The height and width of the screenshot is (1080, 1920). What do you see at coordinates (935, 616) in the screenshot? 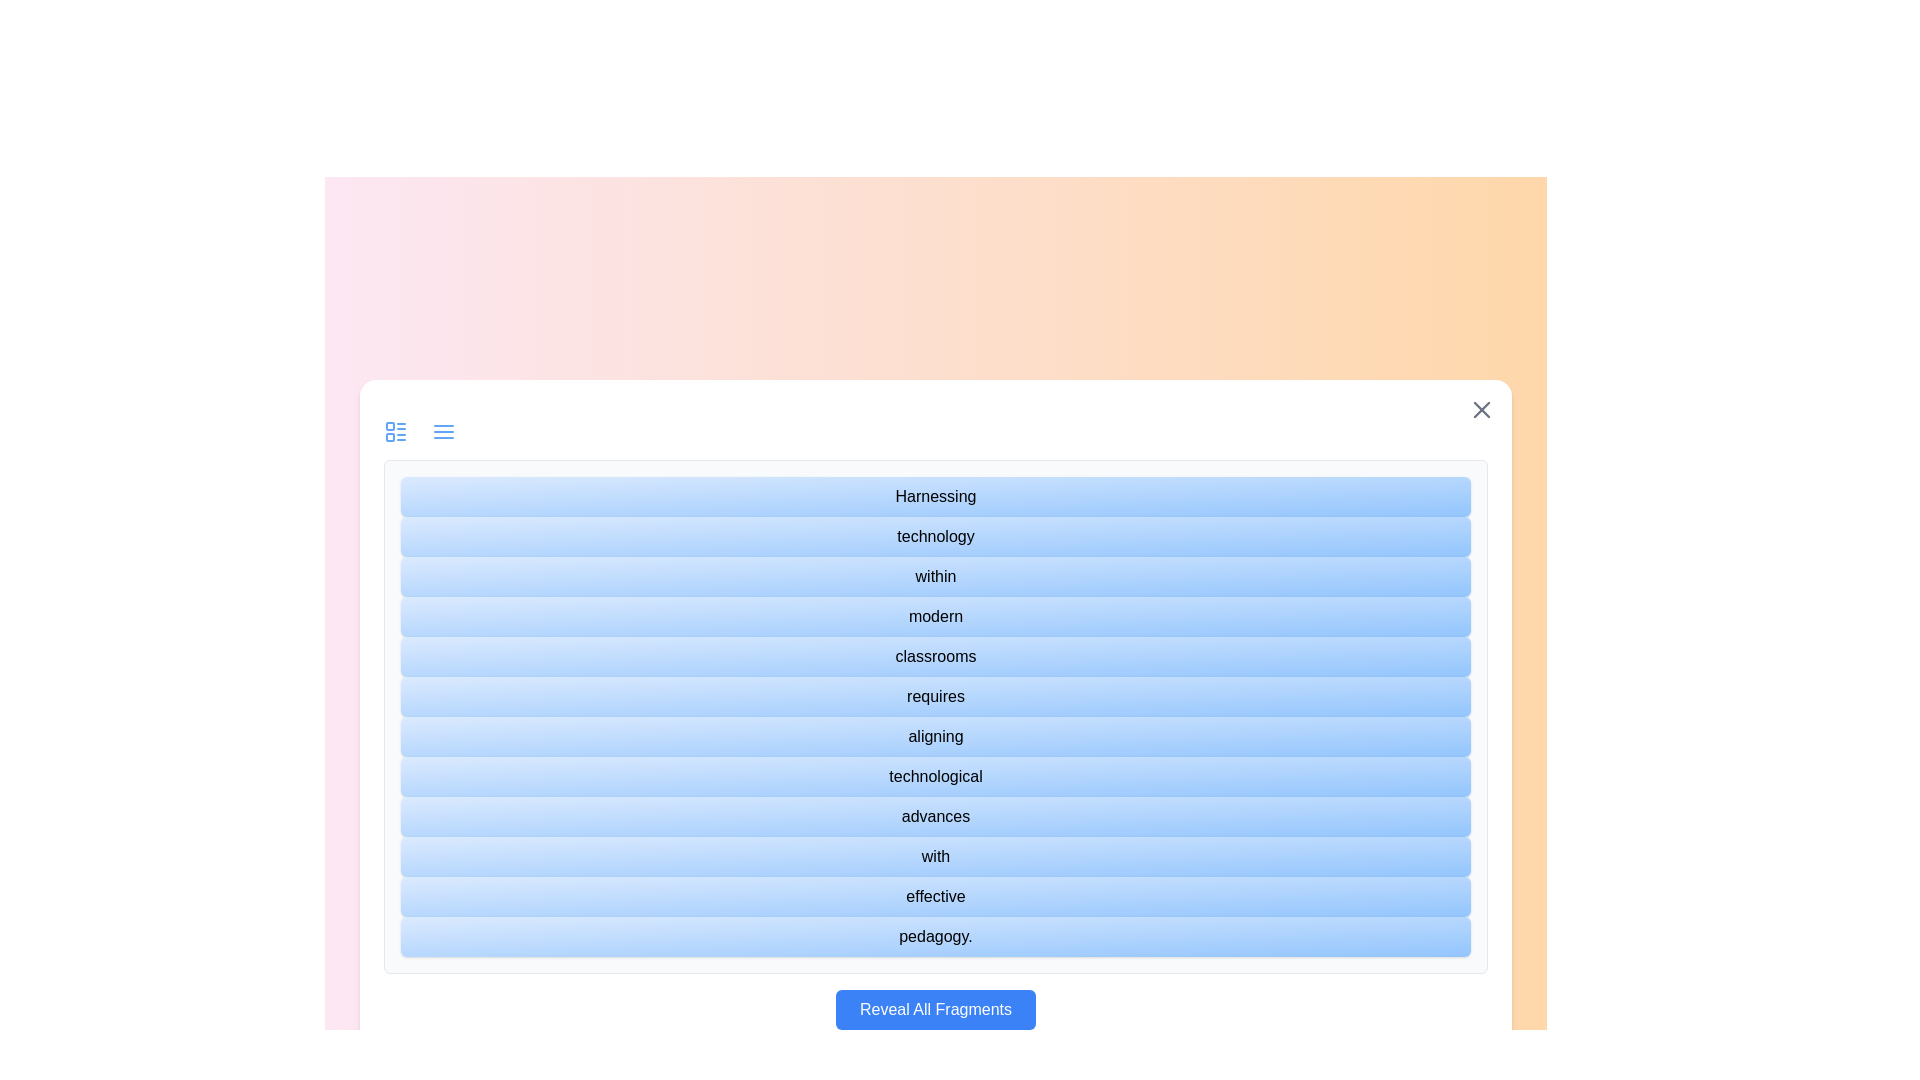
I see `the text fragment labeled 'modern'` at bounding box center [935, 616].